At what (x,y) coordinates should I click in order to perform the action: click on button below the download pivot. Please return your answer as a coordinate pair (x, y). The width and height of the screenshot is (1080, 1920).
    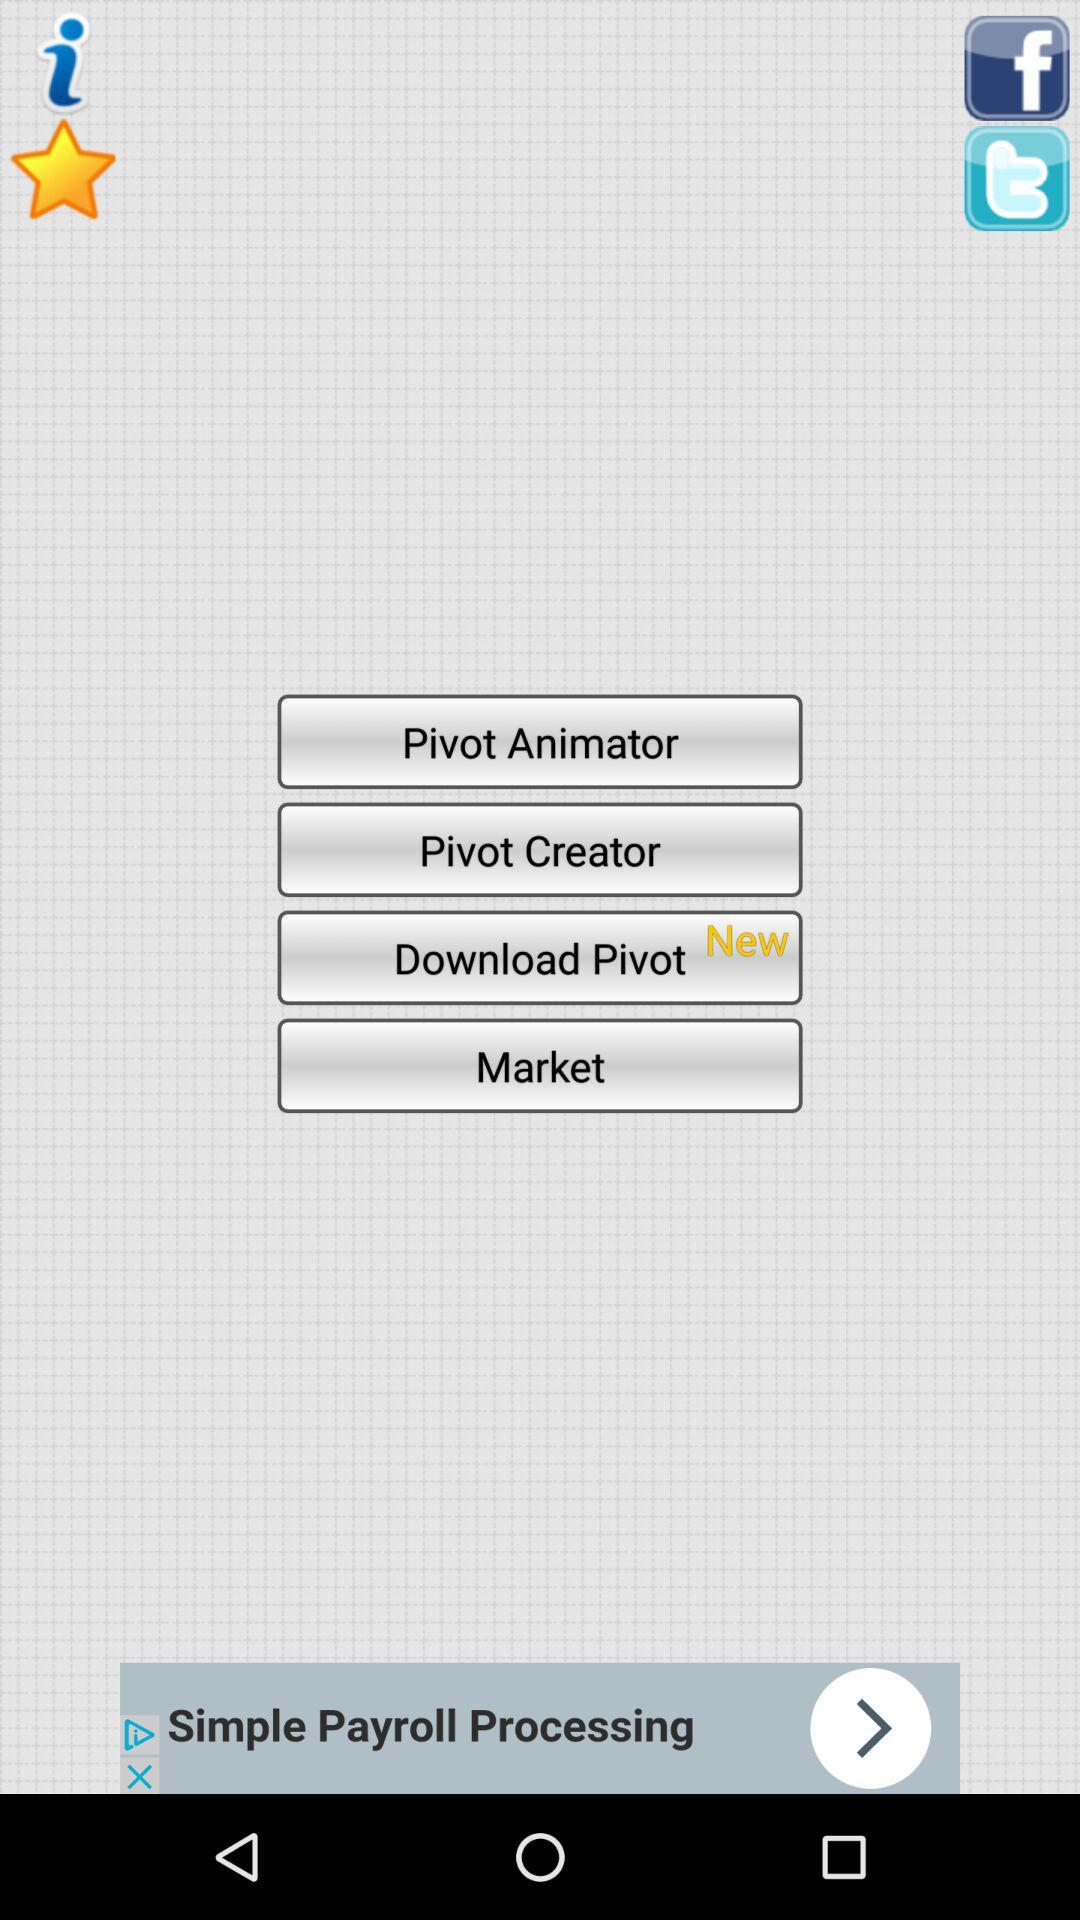
    Looking at the image, I should click on (540, 1064).